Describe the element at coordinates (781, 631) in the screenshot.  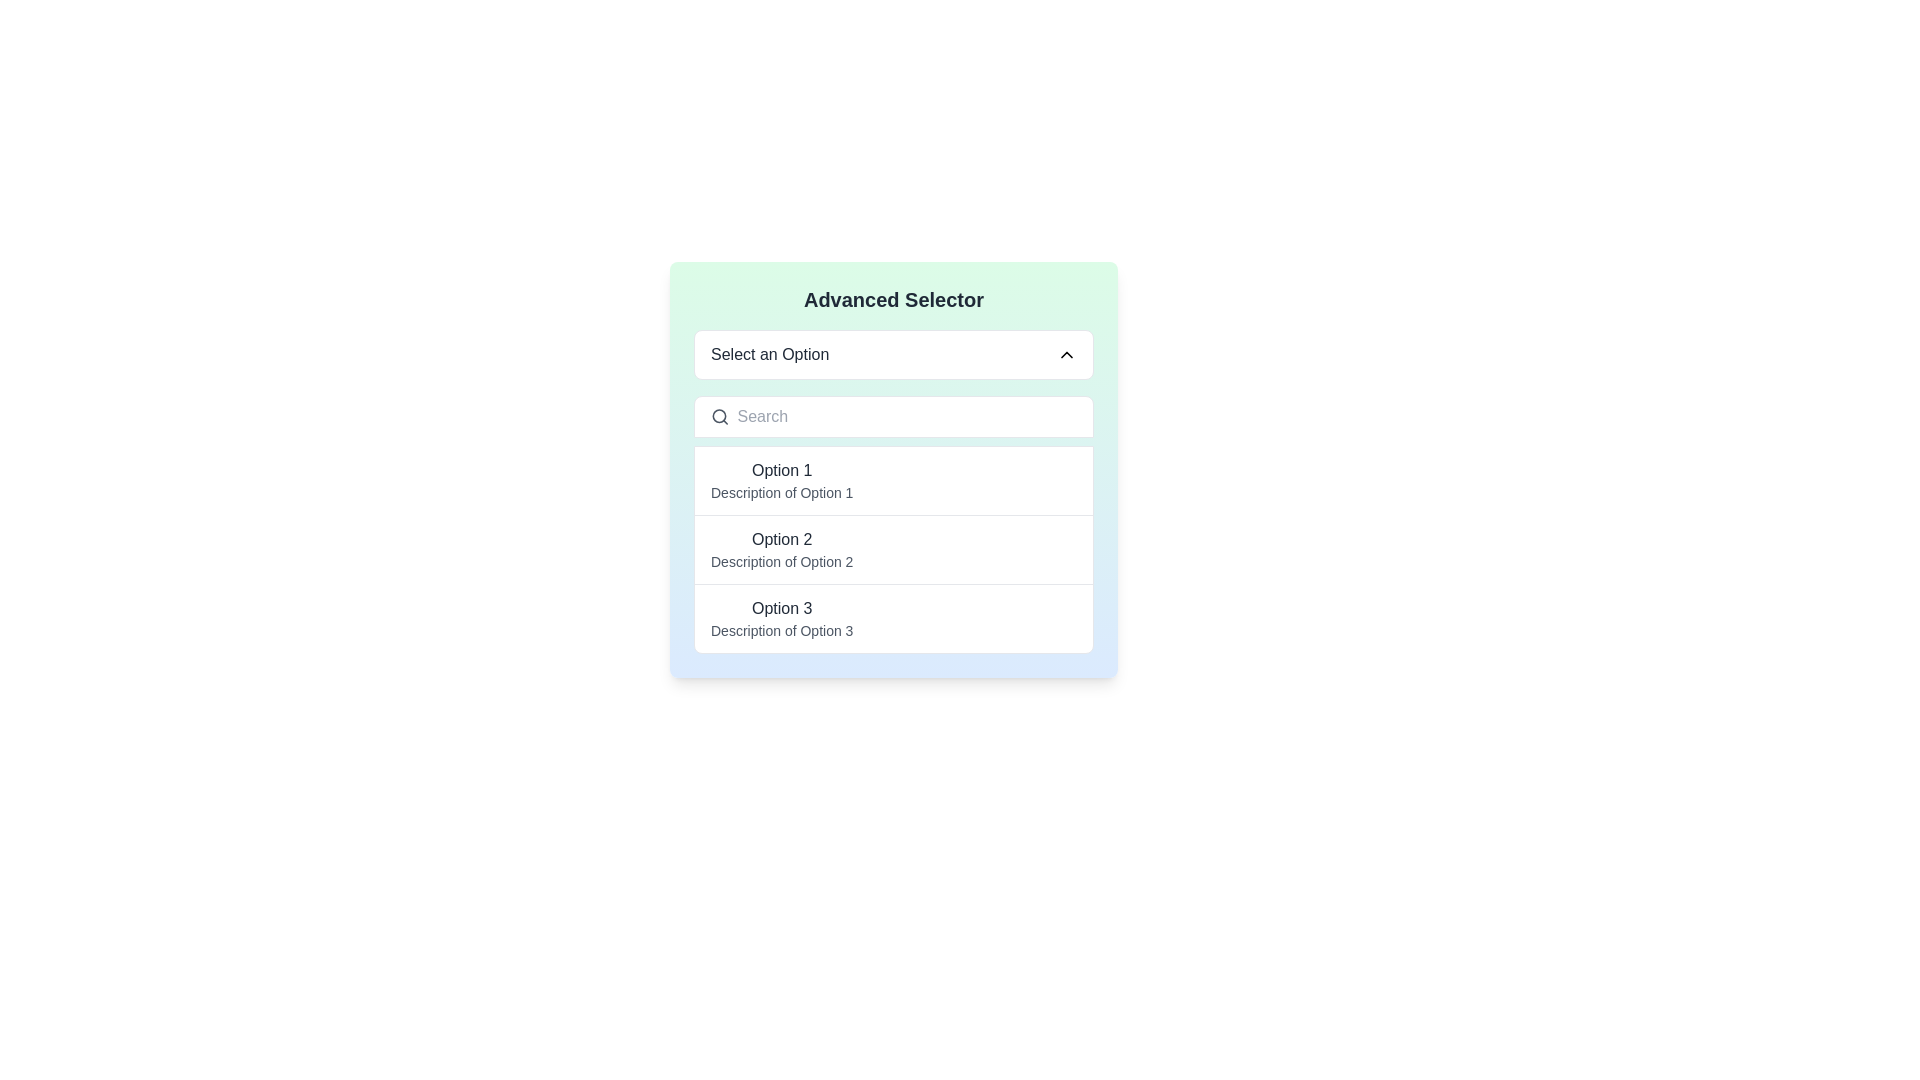
I see `the text label that reads 'Description of Option 3', which is styled in small gray text and located directly beneath the label 'Option 3' in a vertical list of options` at that location.